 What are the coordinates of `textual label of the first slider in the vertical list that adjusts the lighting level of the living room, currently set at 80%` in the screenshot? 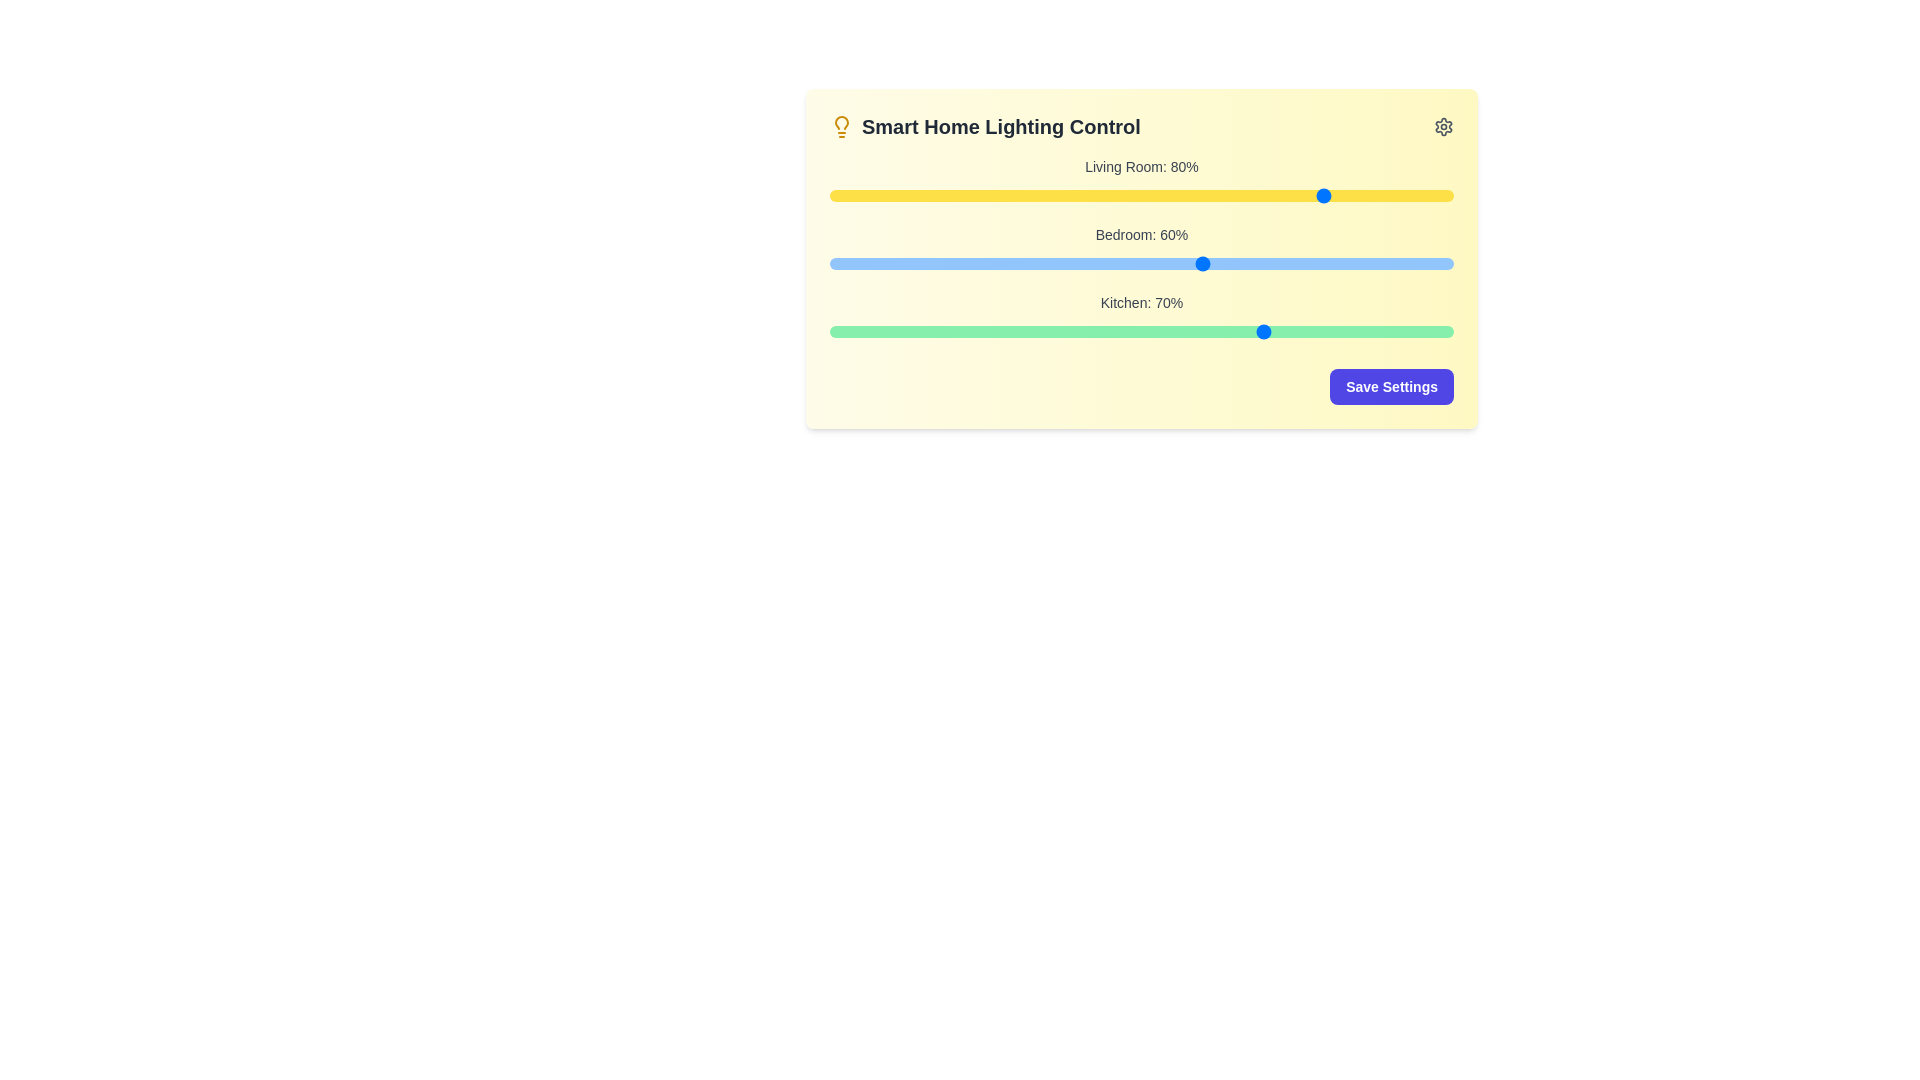 It's located at (1142, 182).